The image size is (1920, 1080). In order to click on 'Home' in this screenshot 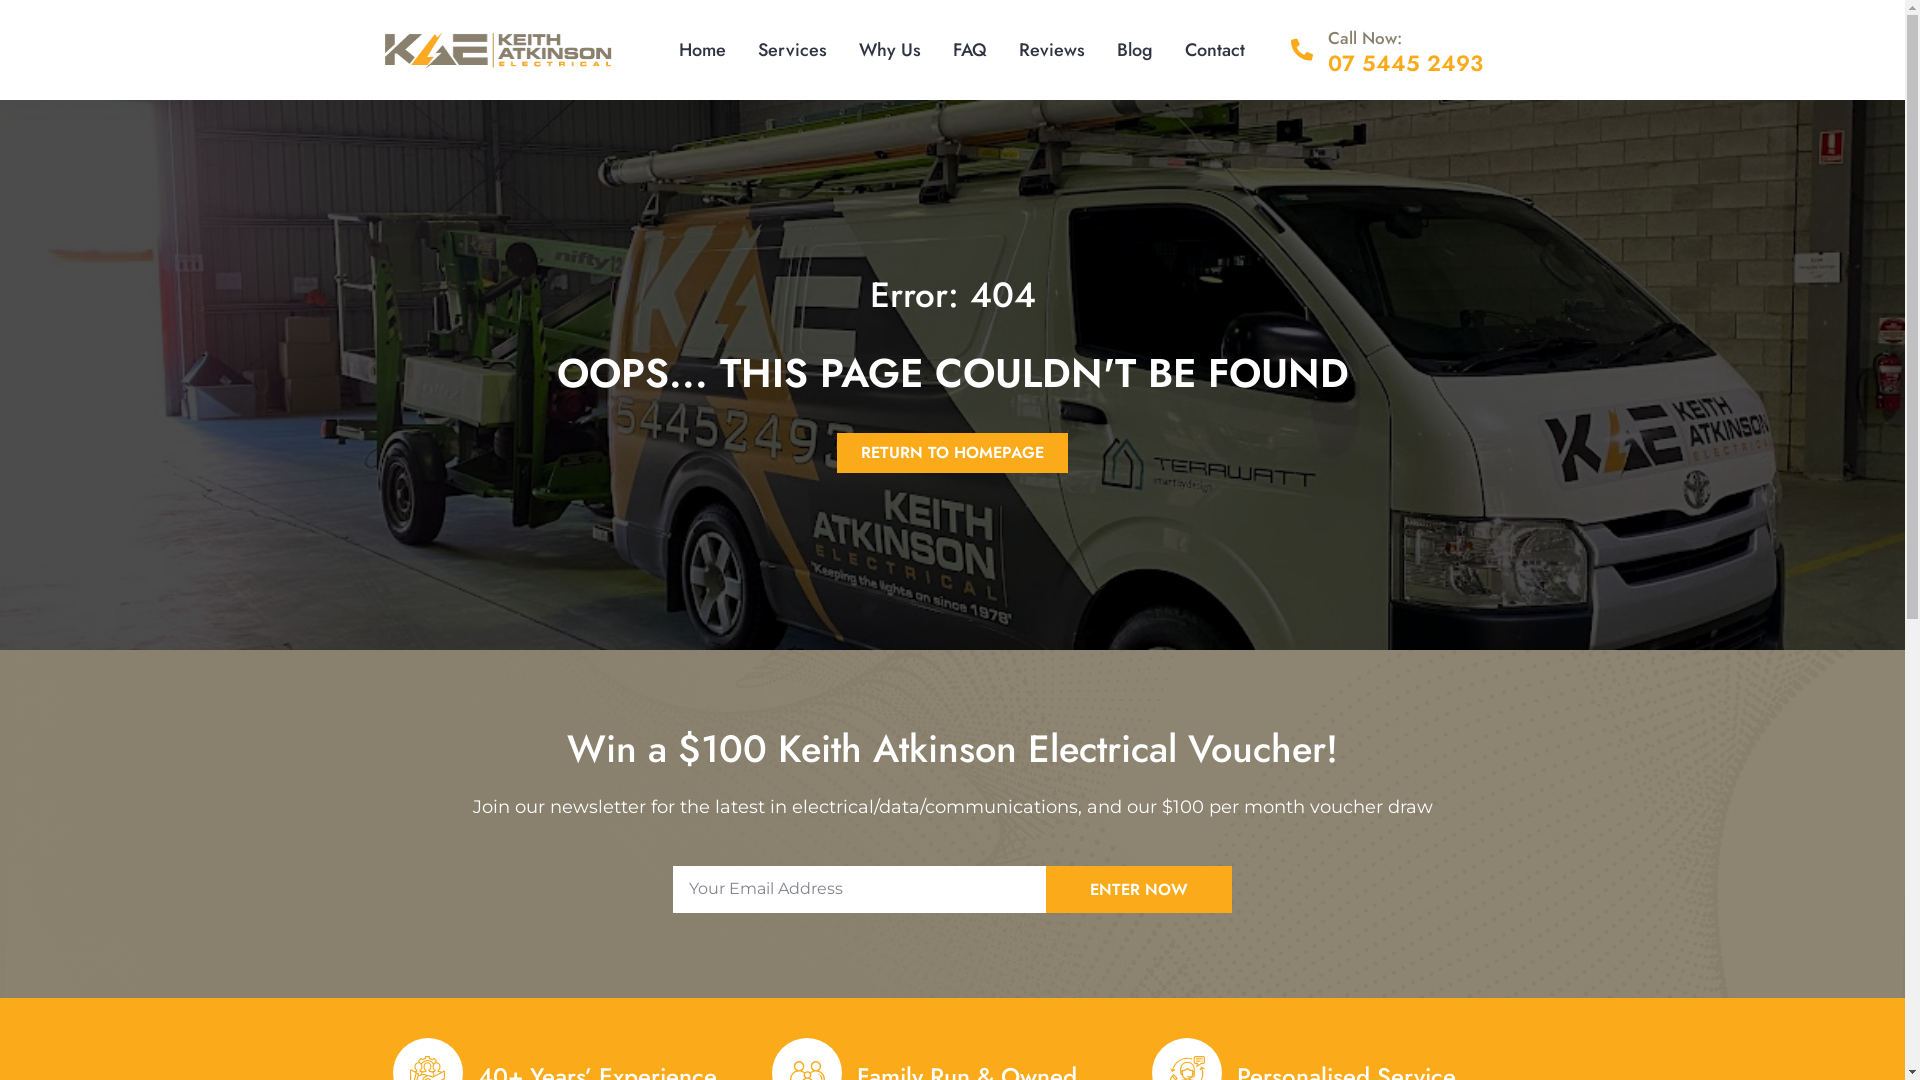, I will do `click(702, 49)`.